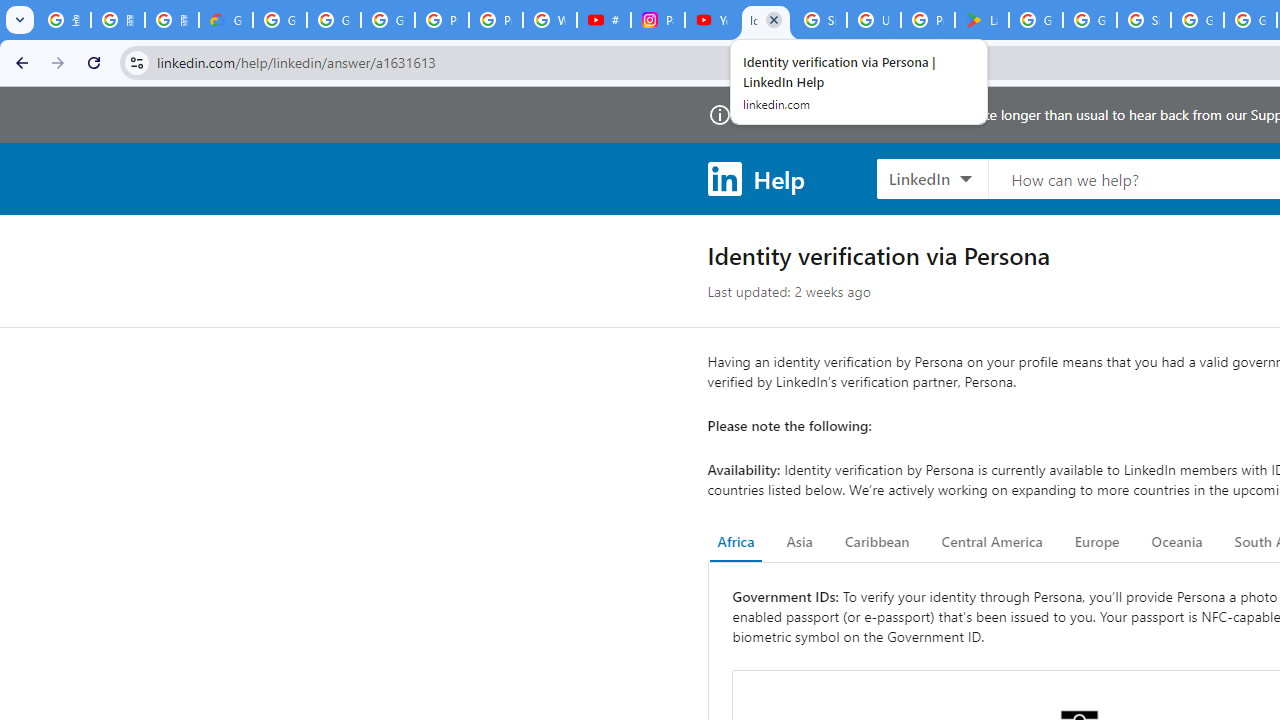  What do you see at coordinates (773, 19) in the screenshot?
I see `'Close'` at bounding box center [773, 19].